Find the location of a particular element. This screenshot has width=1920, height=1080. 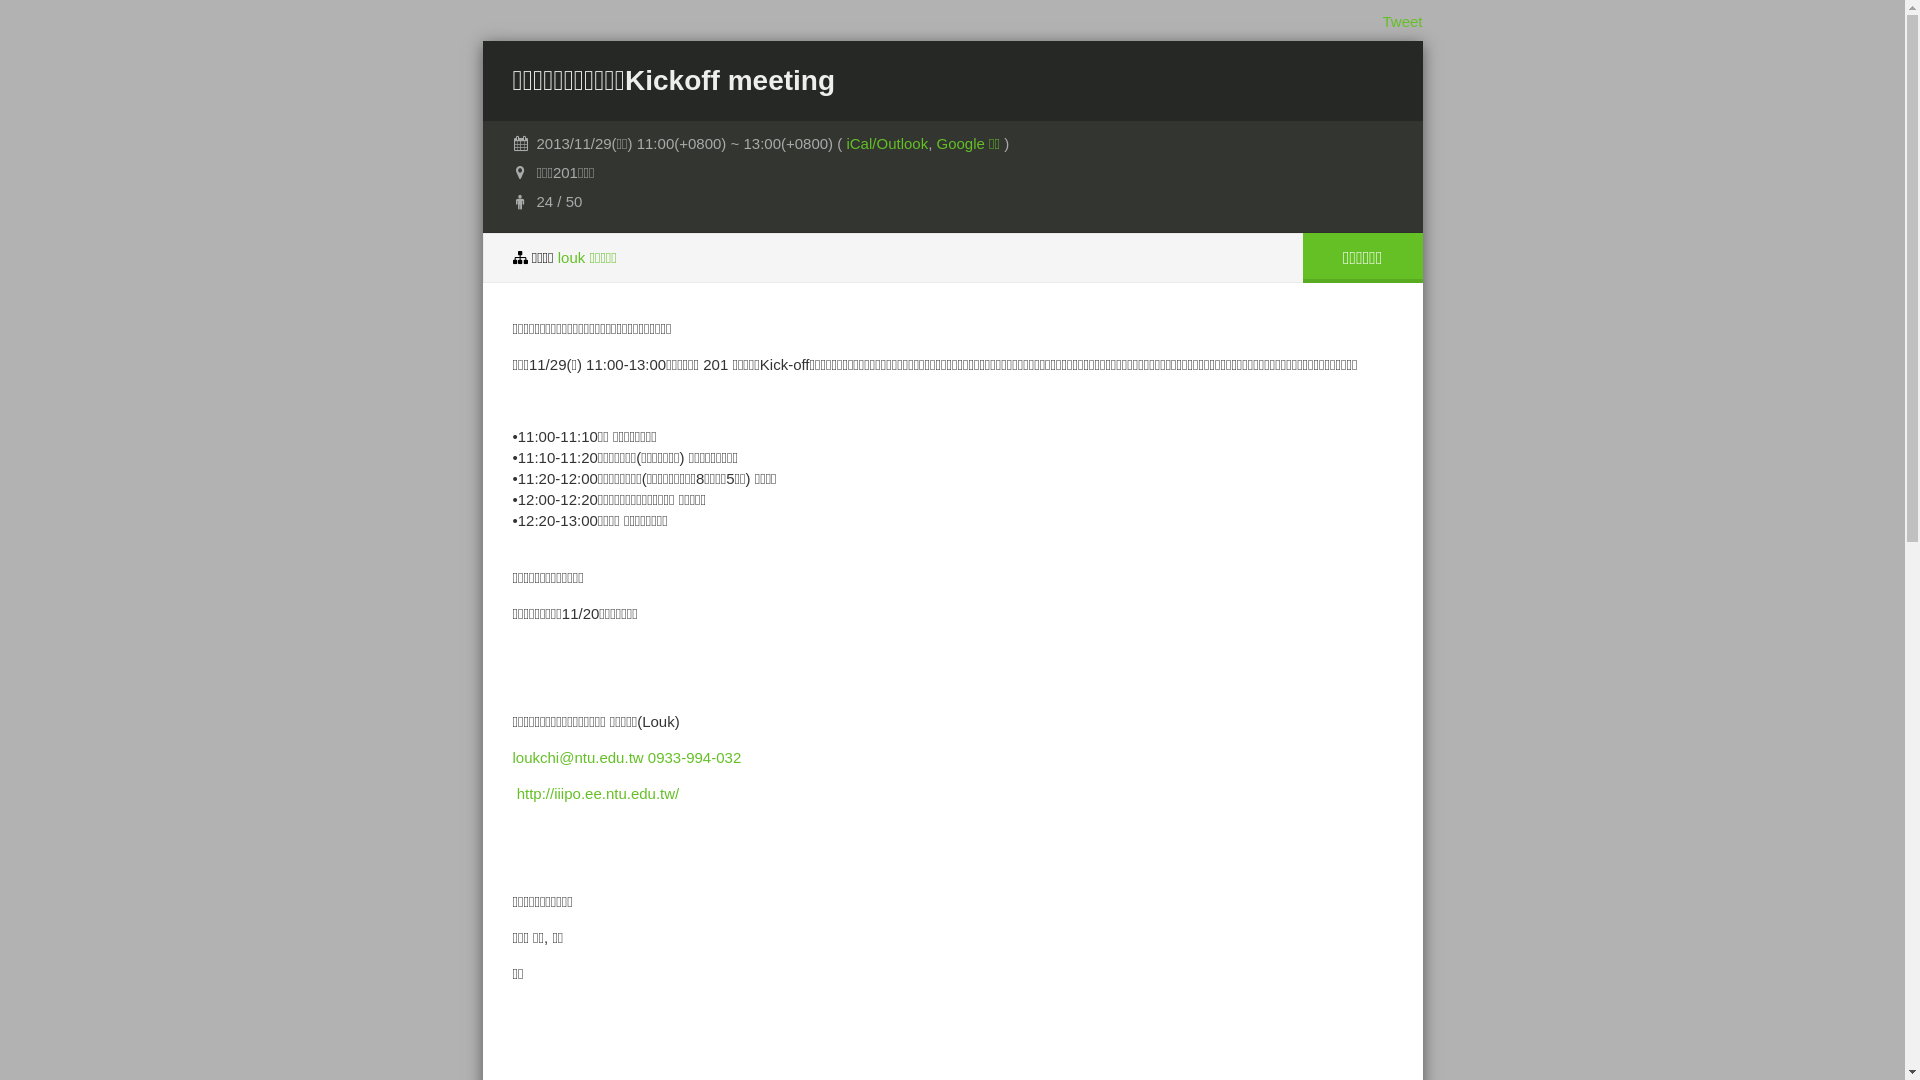

'loukchi@ntu.edu.tw' is located at coordinates (576, 757).